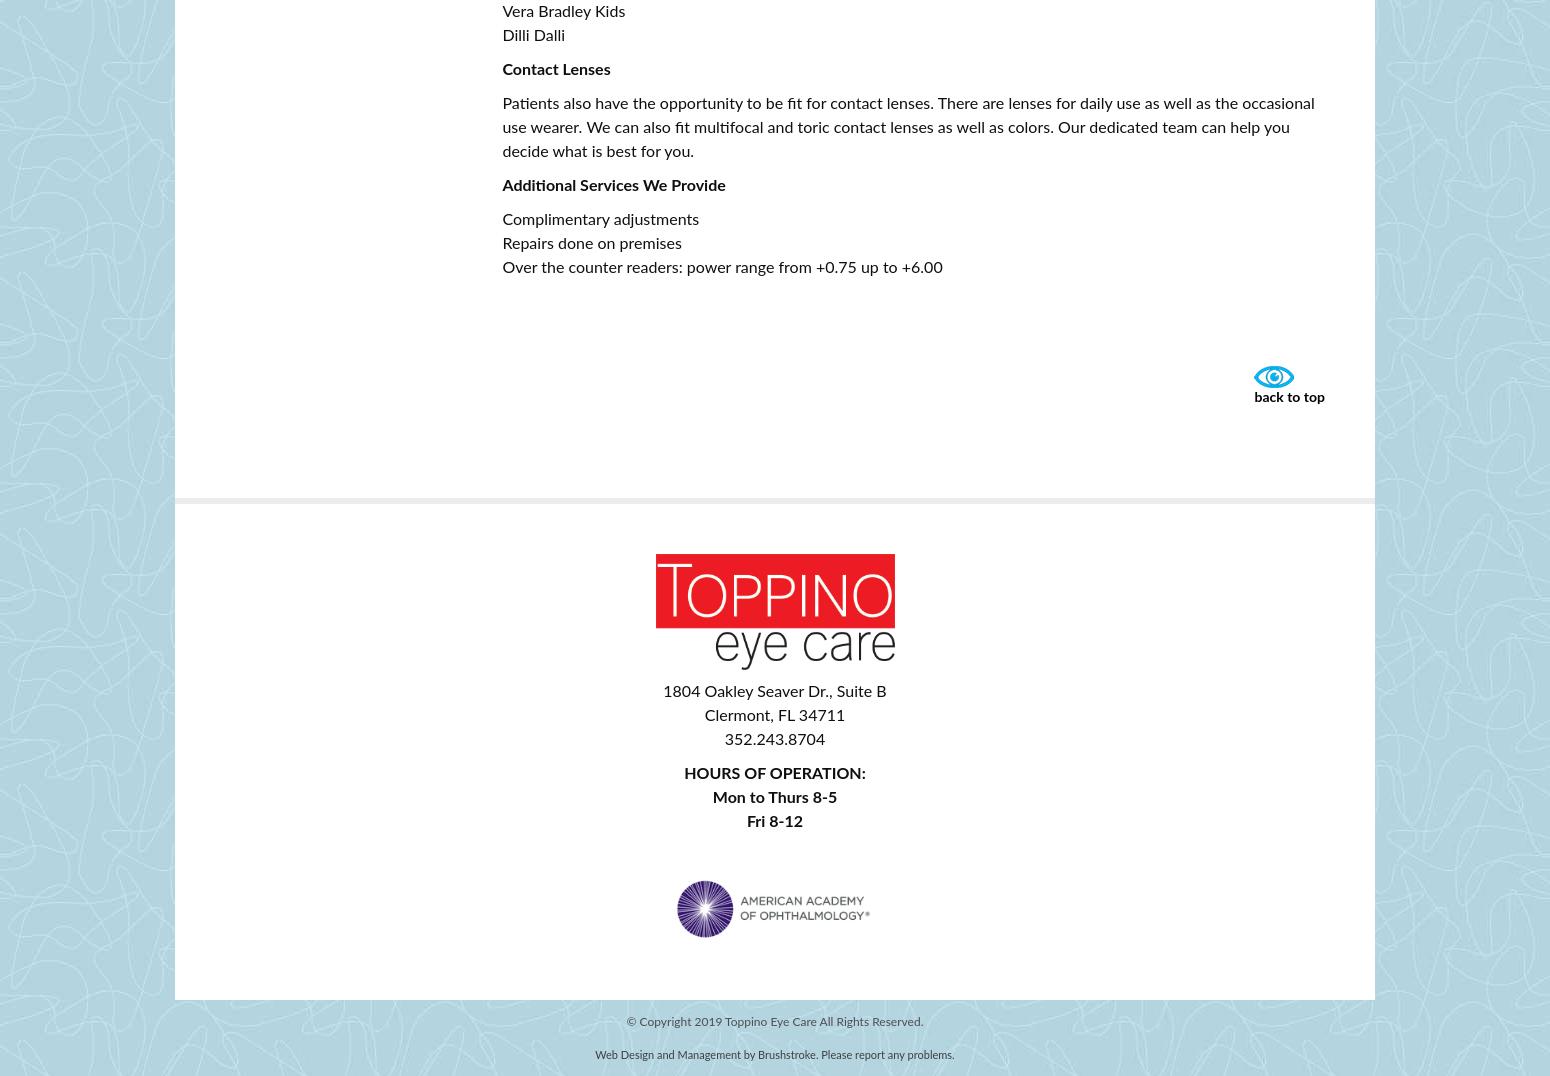 The height and width of the screenshot is (1076, 1550). I want to click on 'Web Design and Management by Brushstroke. Please report any problems.', so click(774, 1054).